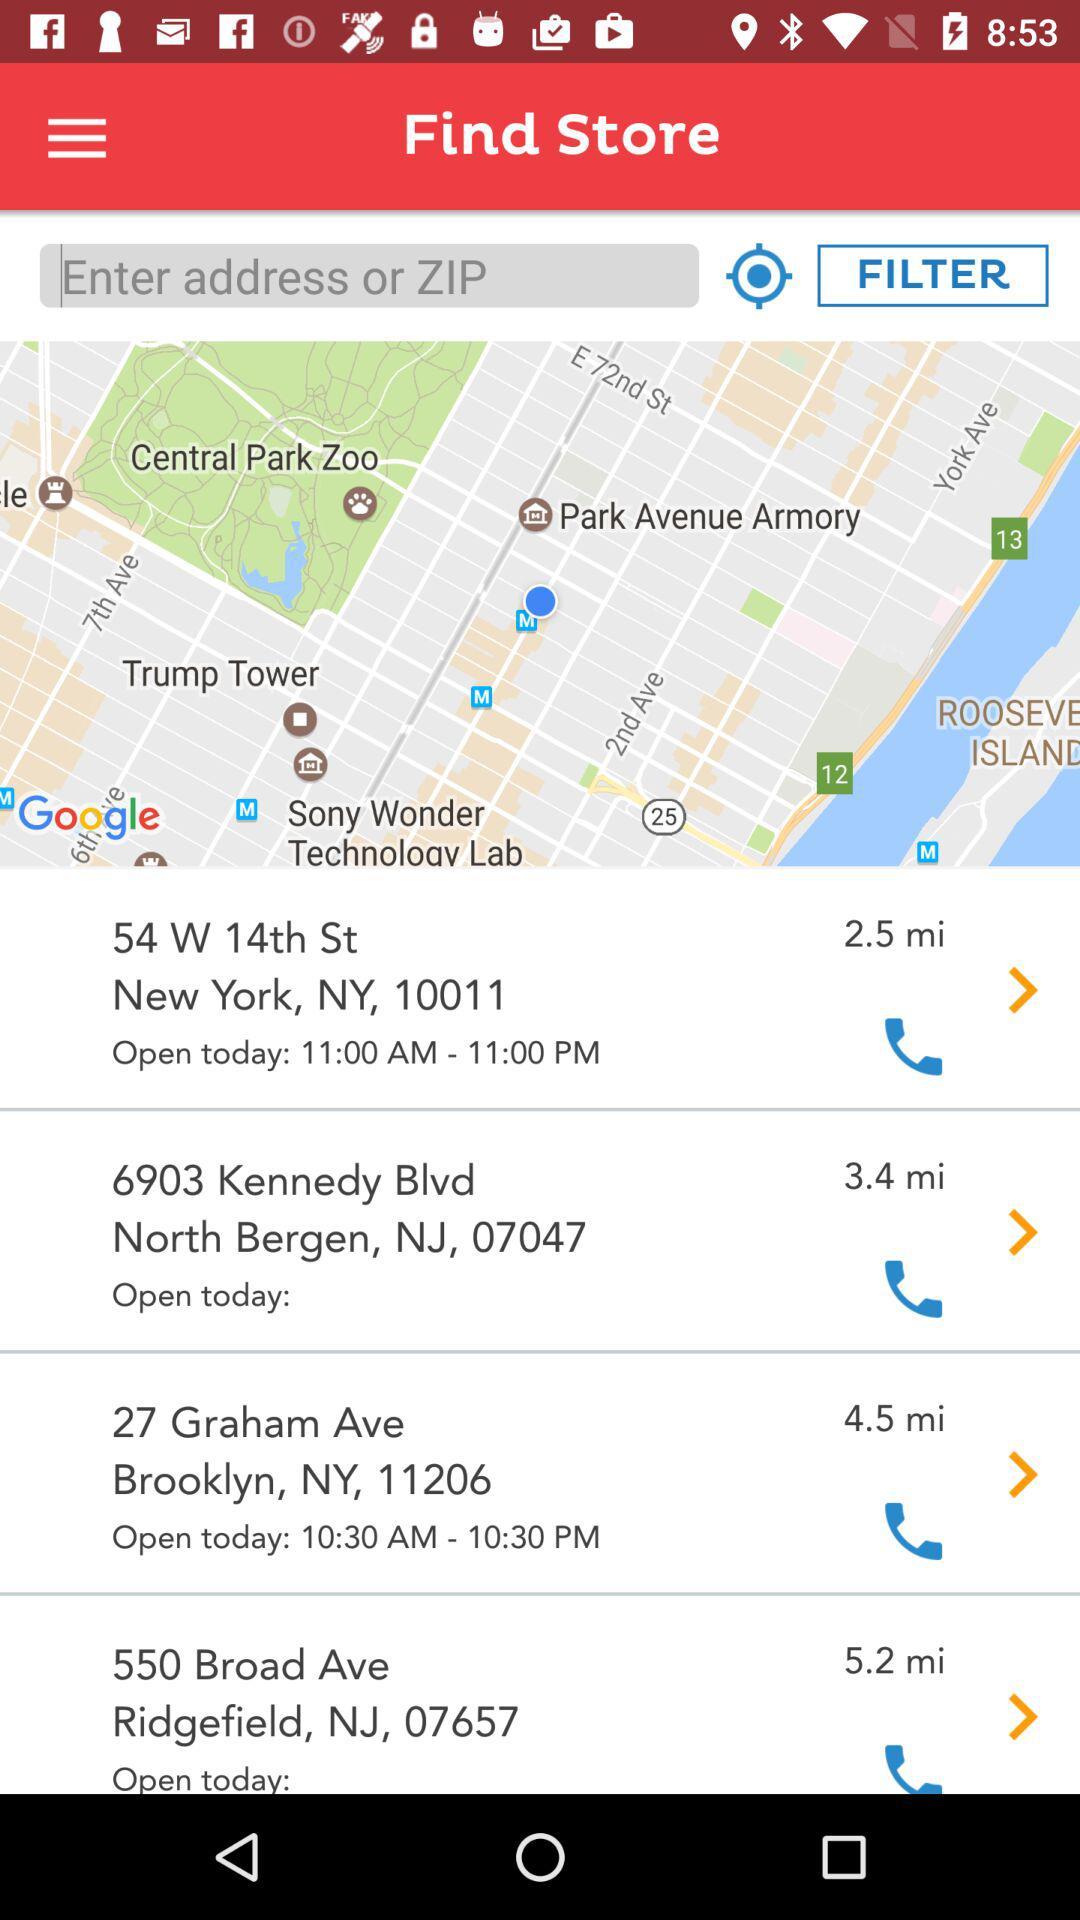 This screenshot has width=1080, height=1920. What do you see at coordinates (913, 1287) in the screenshot?
I see `the second dialer icon at the right side of the page` at bounding box center [913, 1287].